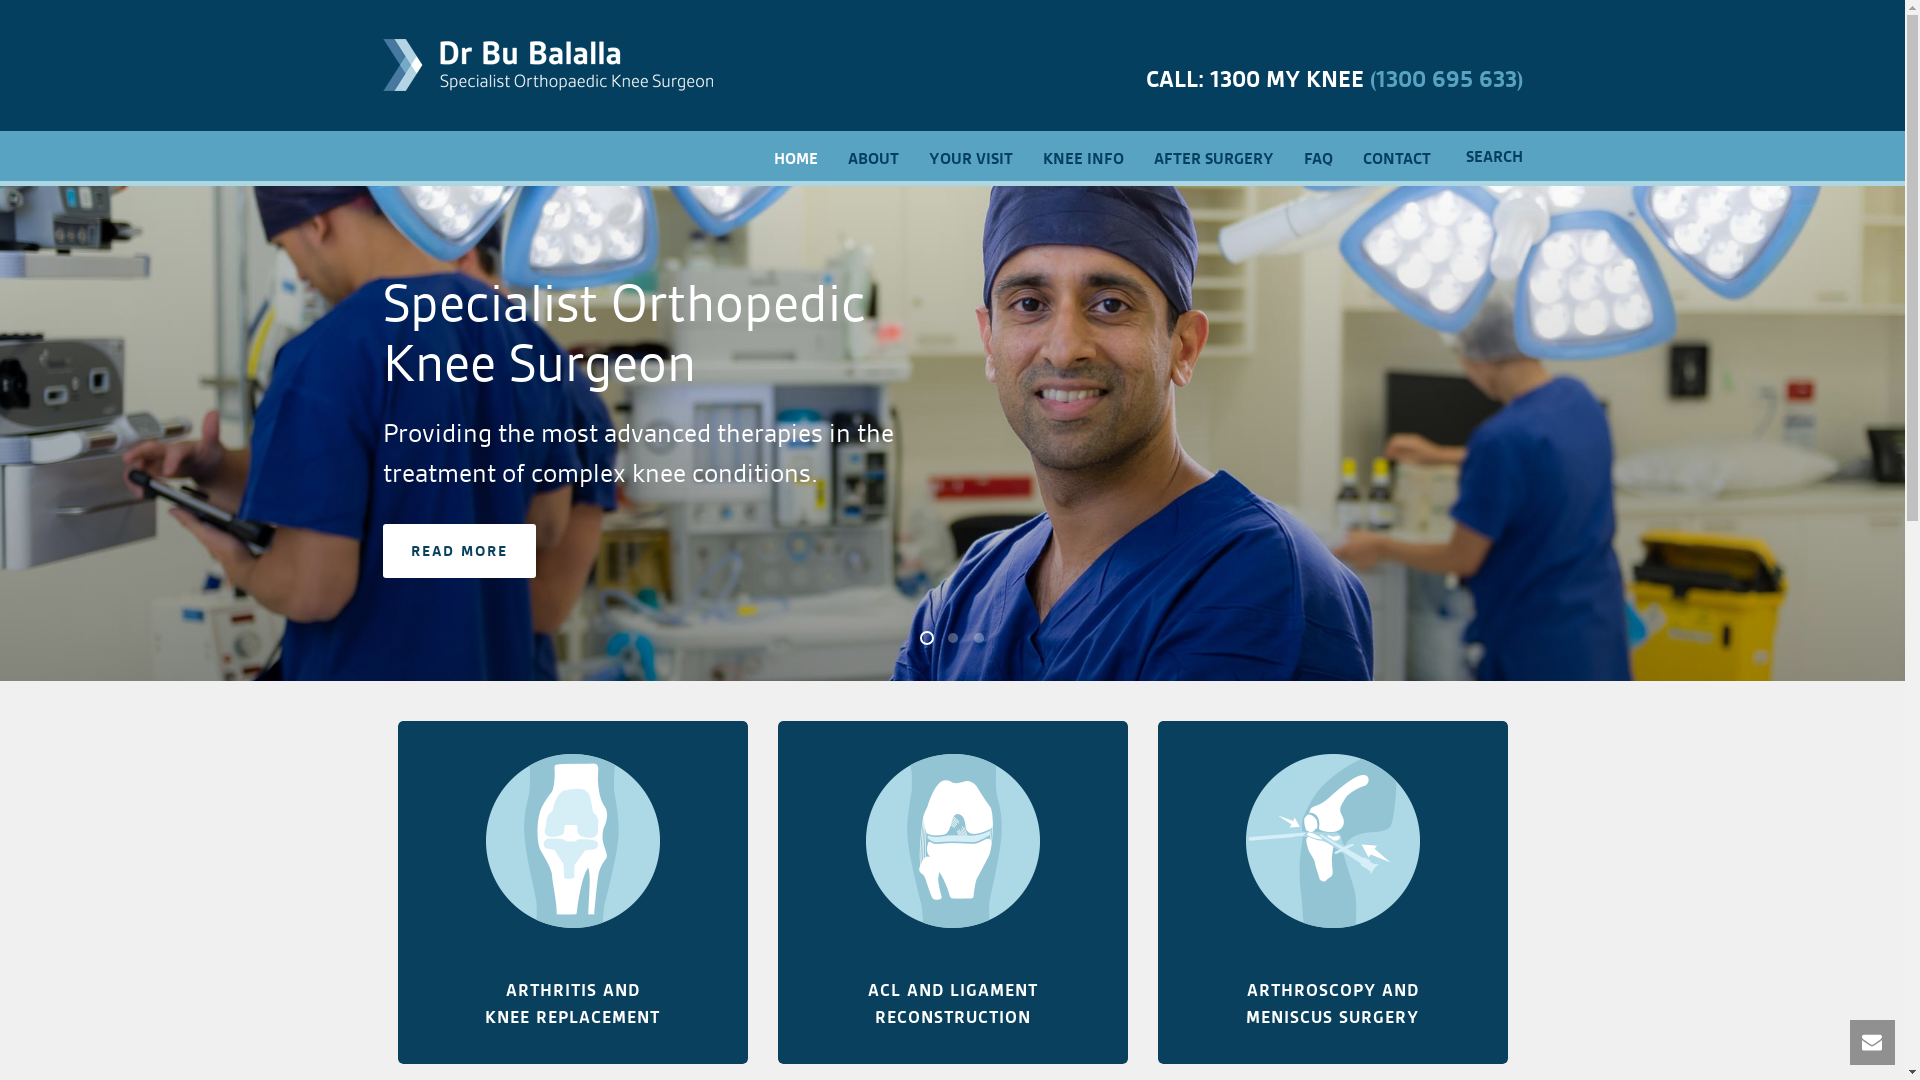 This screenshot has width=1920, height=1080. I want to click on 'Specialist Orthopaedic Knee Surgeon', so click(547, 64).